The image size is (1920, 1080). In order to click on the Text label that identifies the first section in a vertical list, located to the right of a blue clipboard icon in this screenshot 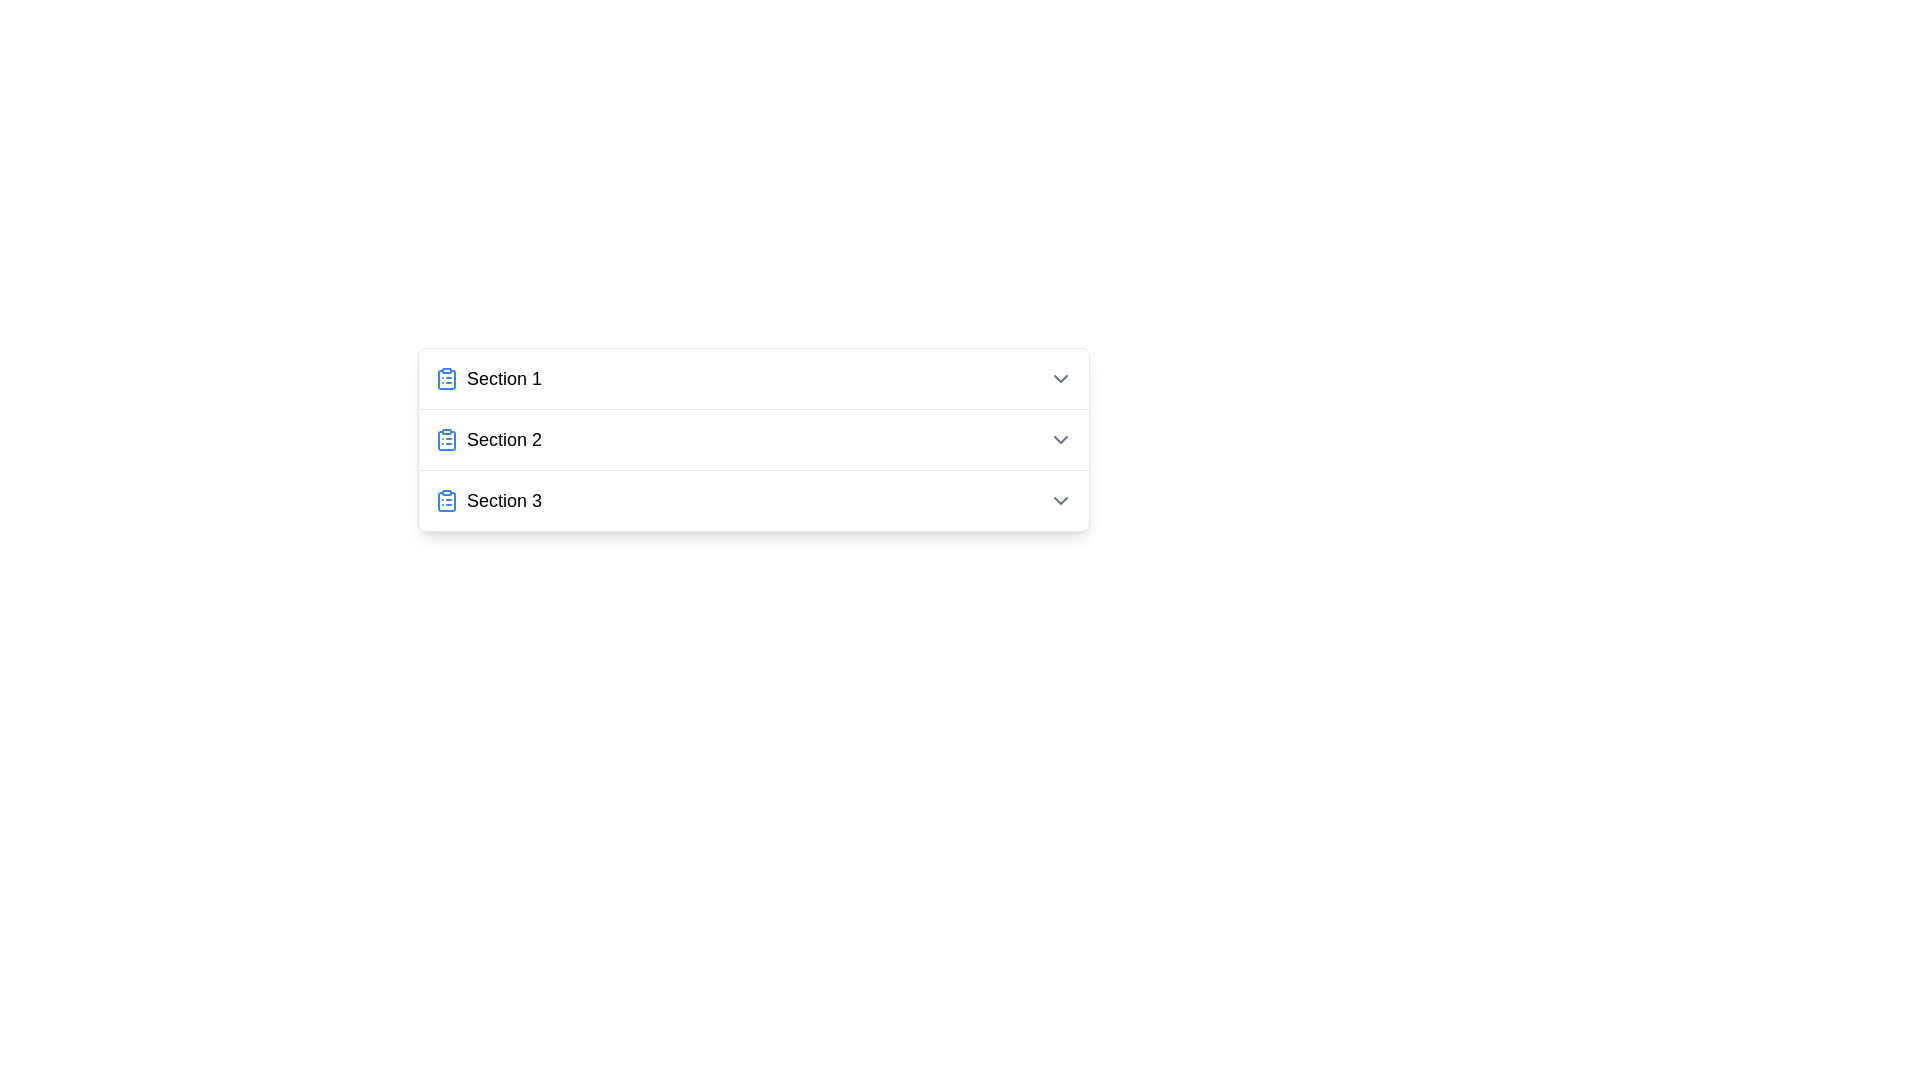, I will do `click(504, 378)`.